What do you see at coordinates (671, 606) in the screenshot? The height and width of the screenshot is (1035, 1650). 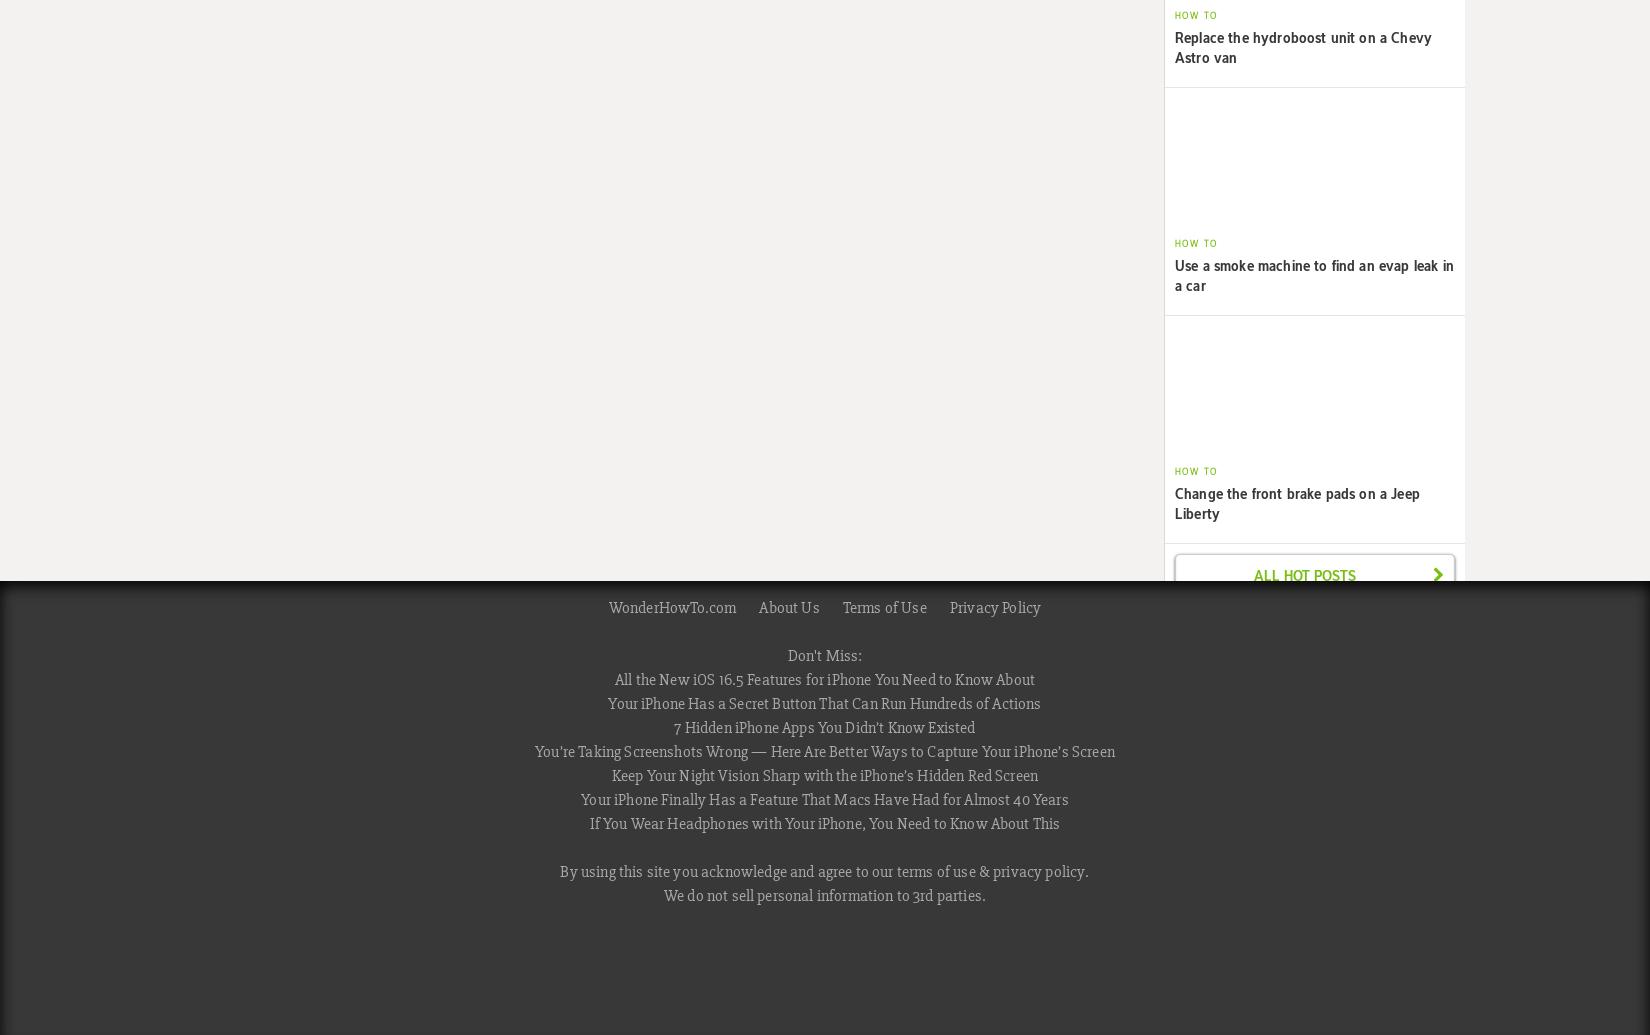 I see `'WonderHowTo.com'` at bounding box center [671, 606].